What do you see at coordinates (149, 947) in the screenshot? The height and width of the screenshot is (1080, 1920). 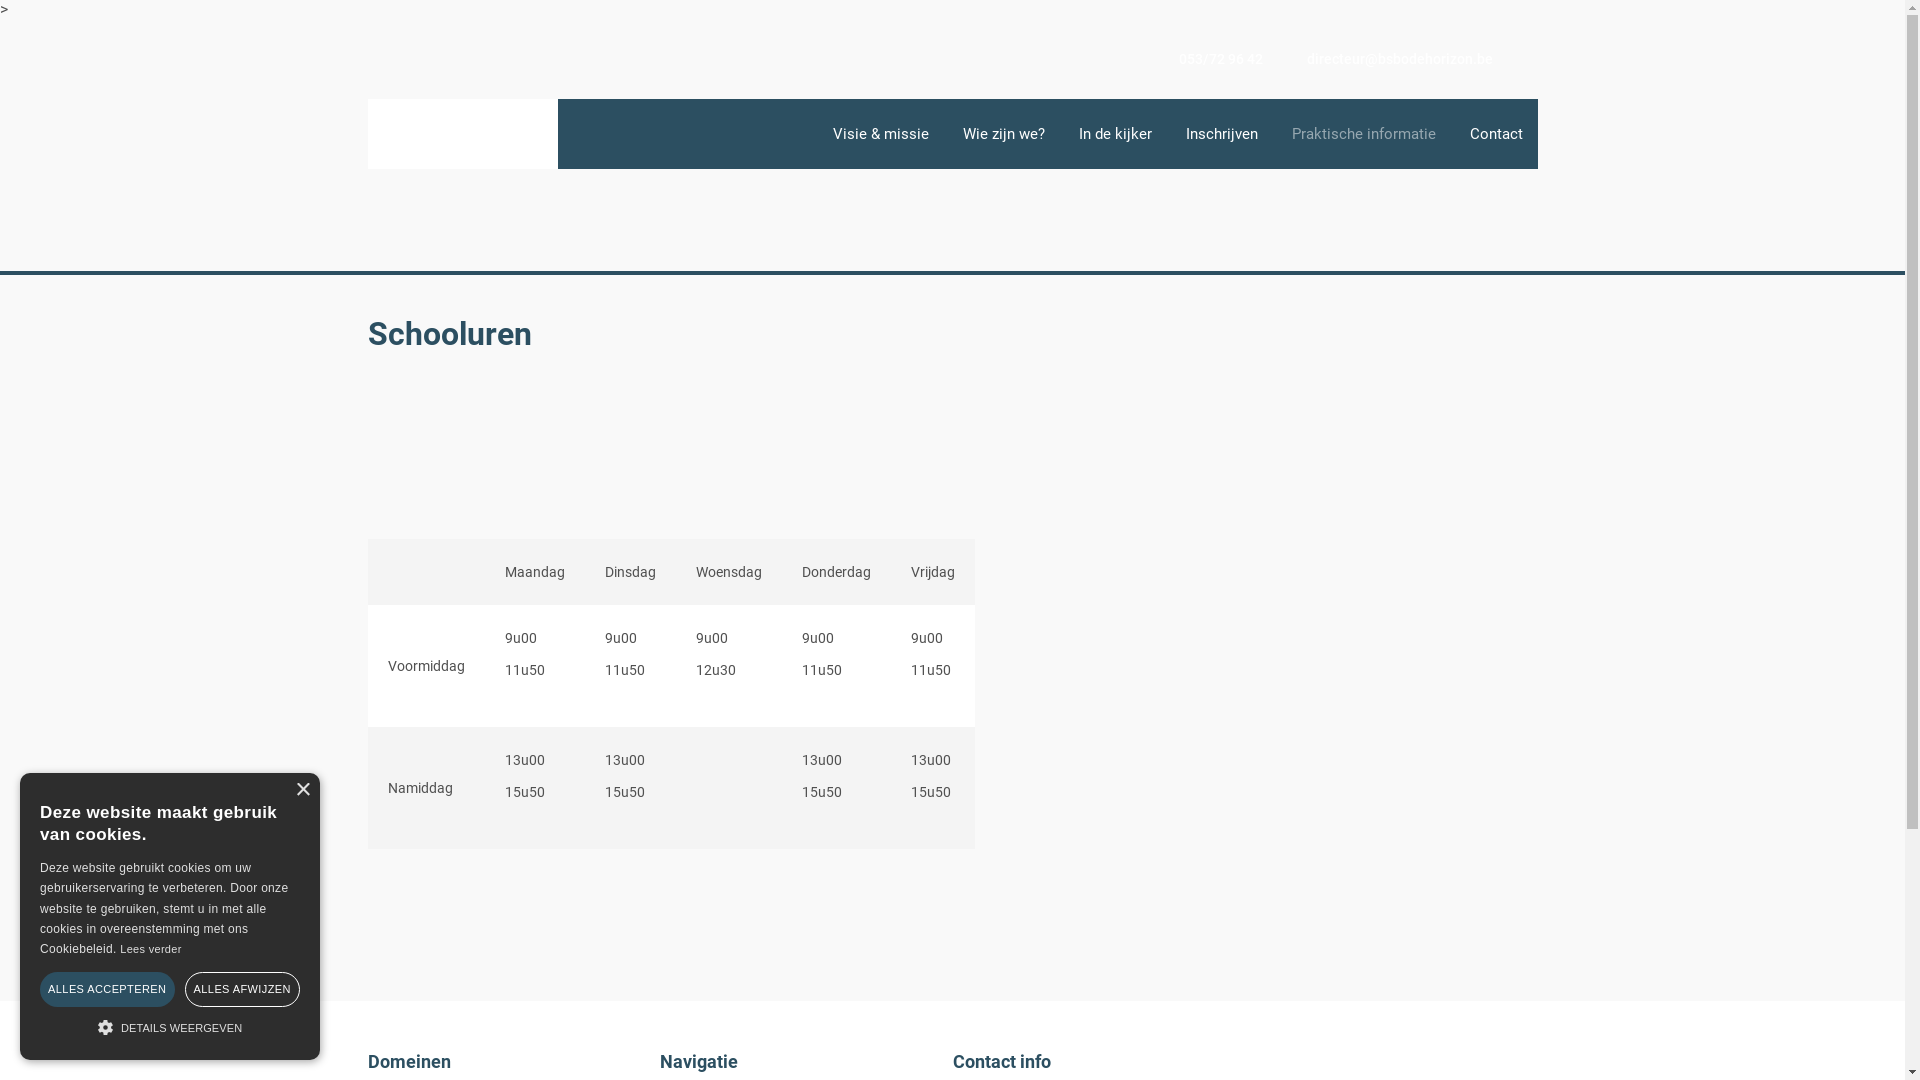 I see `'Lees verder'` at bounding box center [149, 947].